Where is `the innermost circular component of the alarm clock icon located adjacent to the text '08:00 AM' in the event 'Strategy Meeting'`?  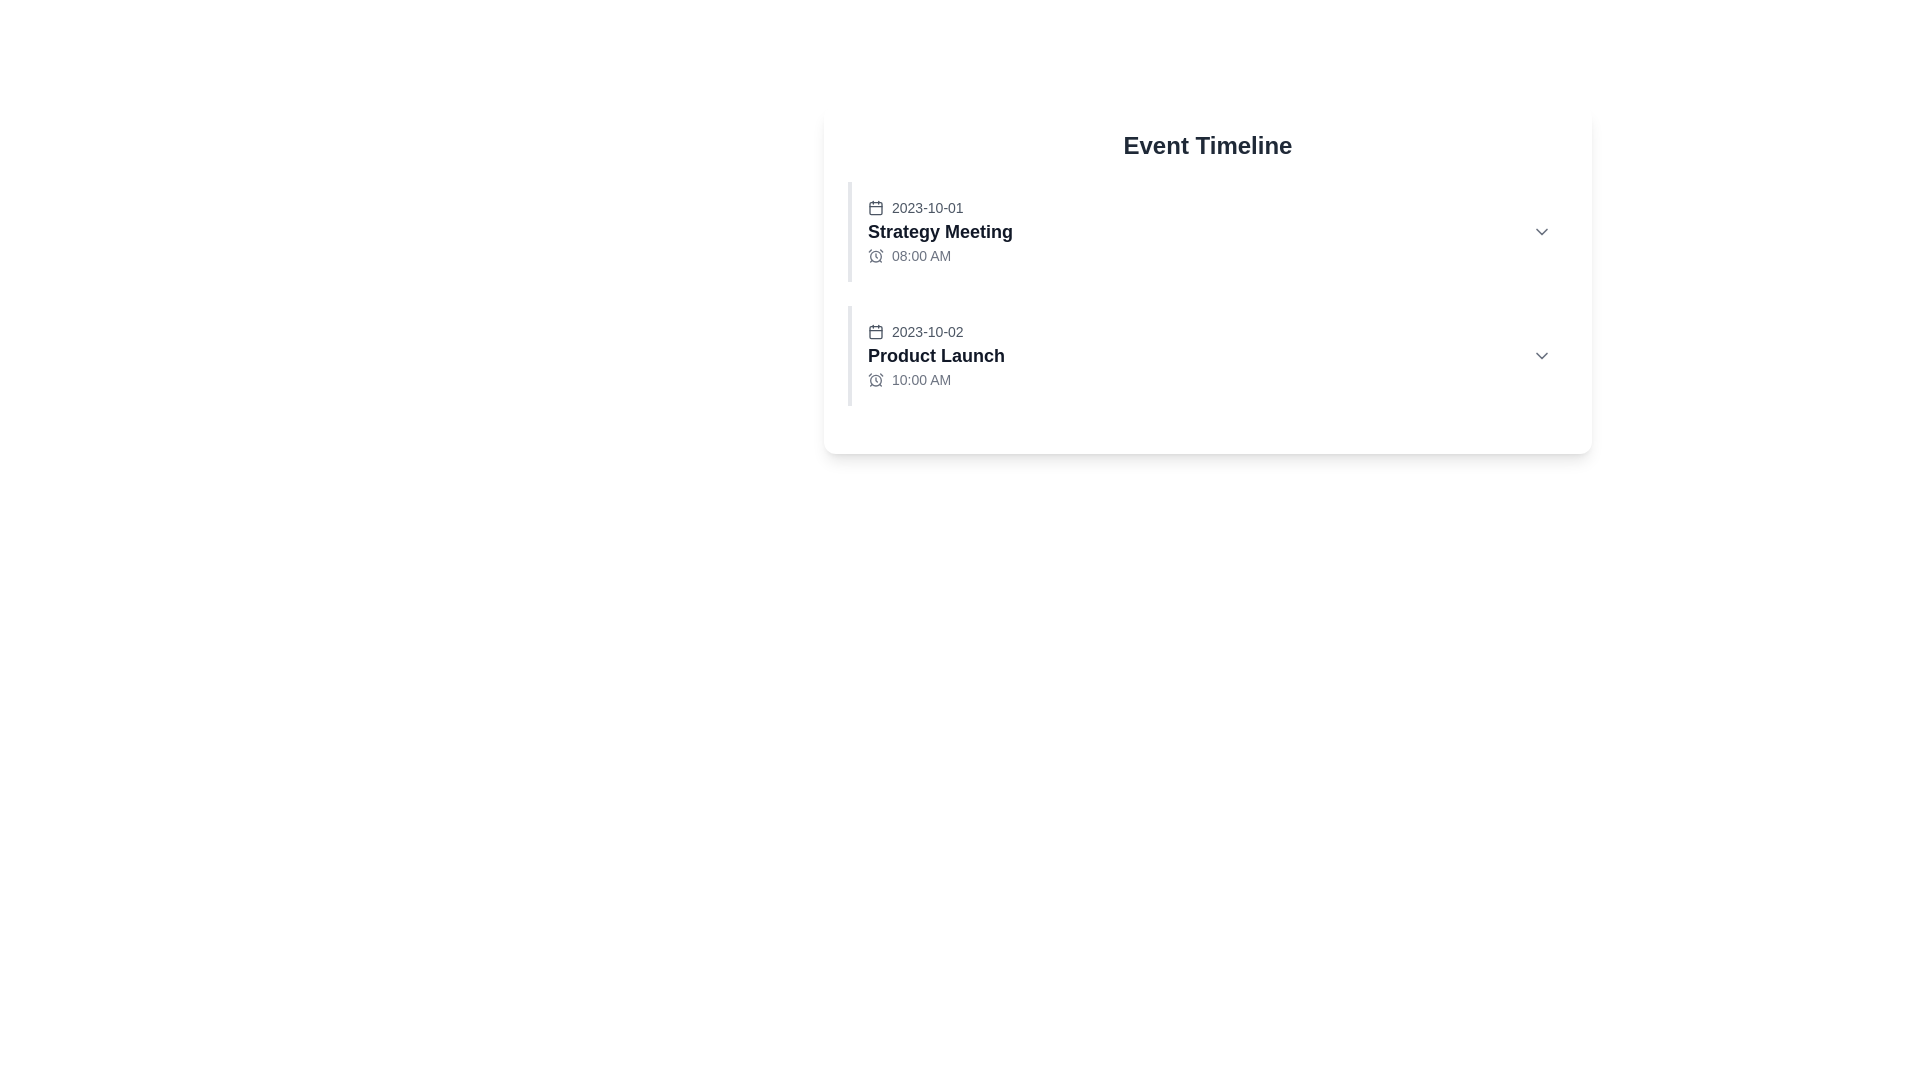 the innermost circular component of the alarm clock icon located adjacent to the text '08:00 AM' in the event 'Strategy Meeting' is located at coordinates (875, 254).